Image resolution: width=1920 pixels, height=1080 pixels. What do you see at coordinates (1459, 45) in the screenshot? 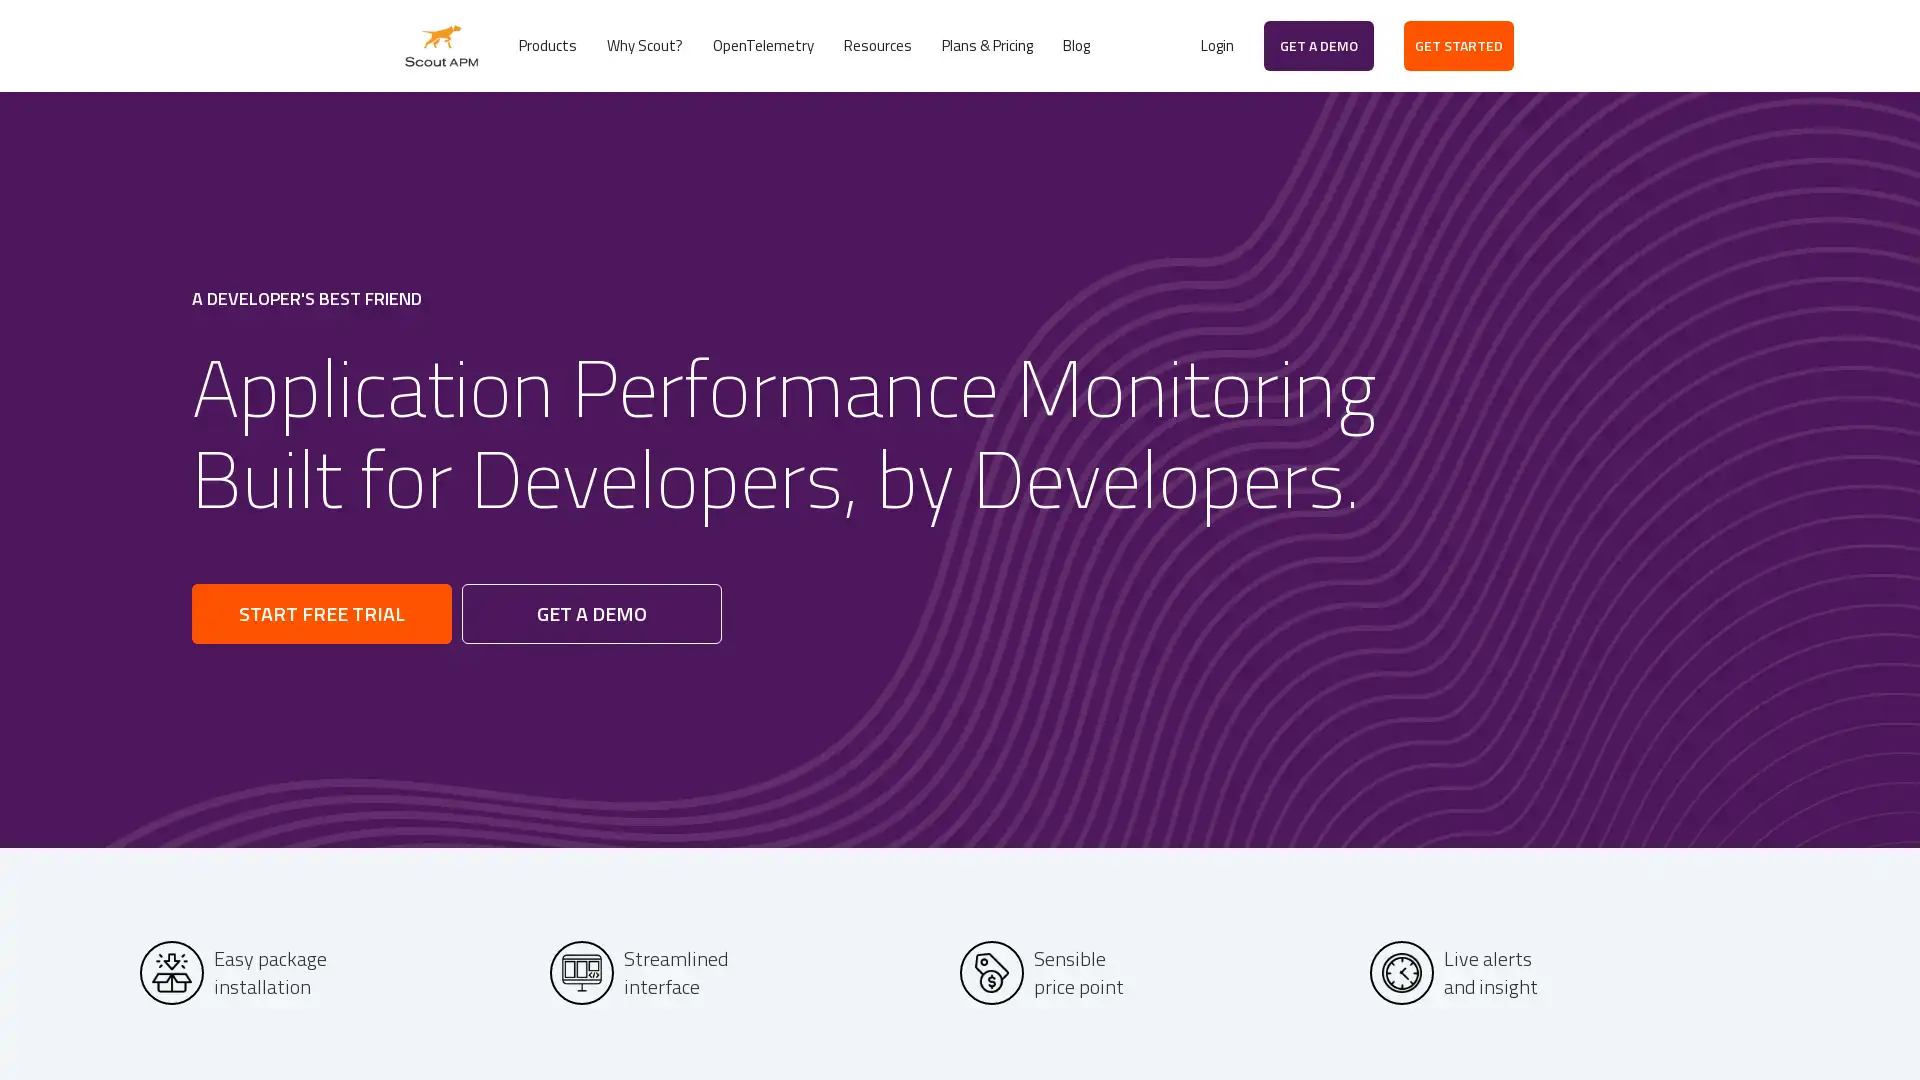
I see `GET STARTED` at bounding box center [1459, 45].